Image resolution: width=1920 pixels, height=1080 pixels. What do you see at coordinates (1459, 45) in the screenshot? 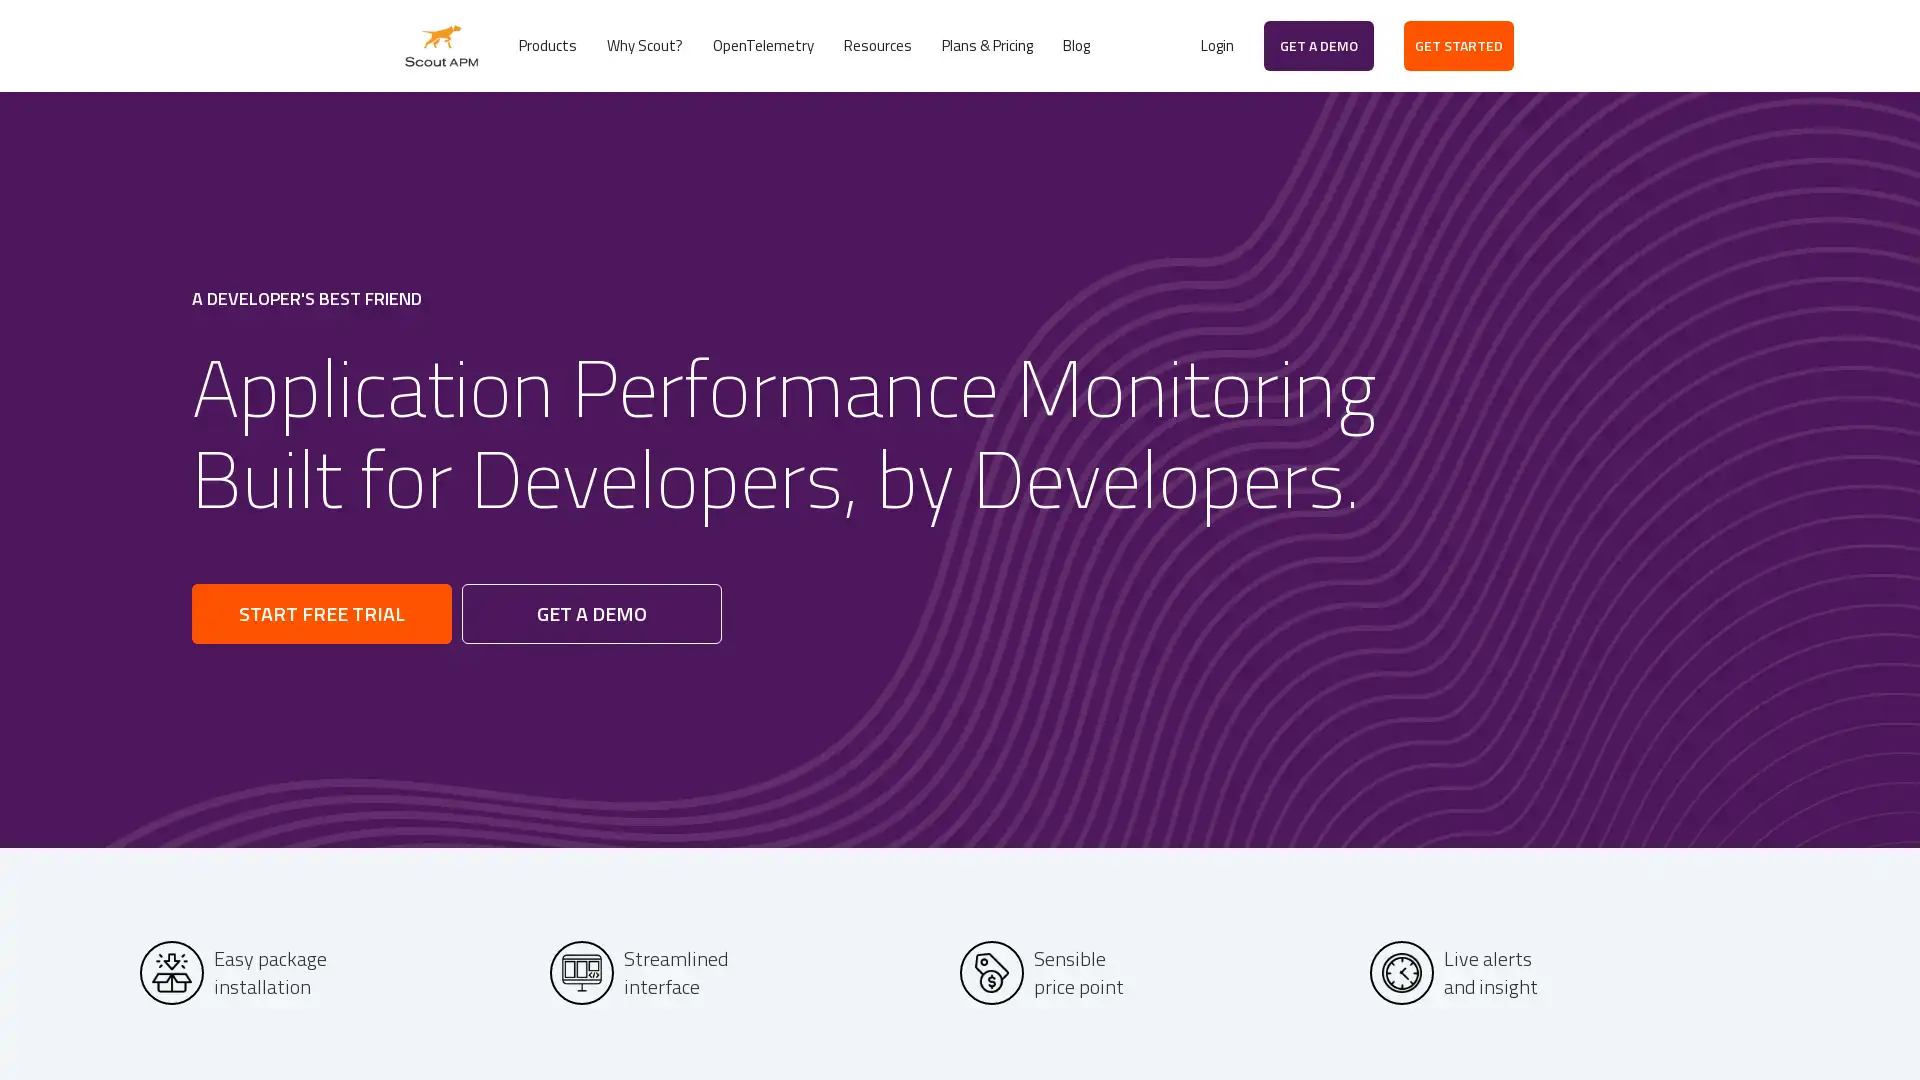
I see `GET STARTED` at bounding box center [1459, 45].